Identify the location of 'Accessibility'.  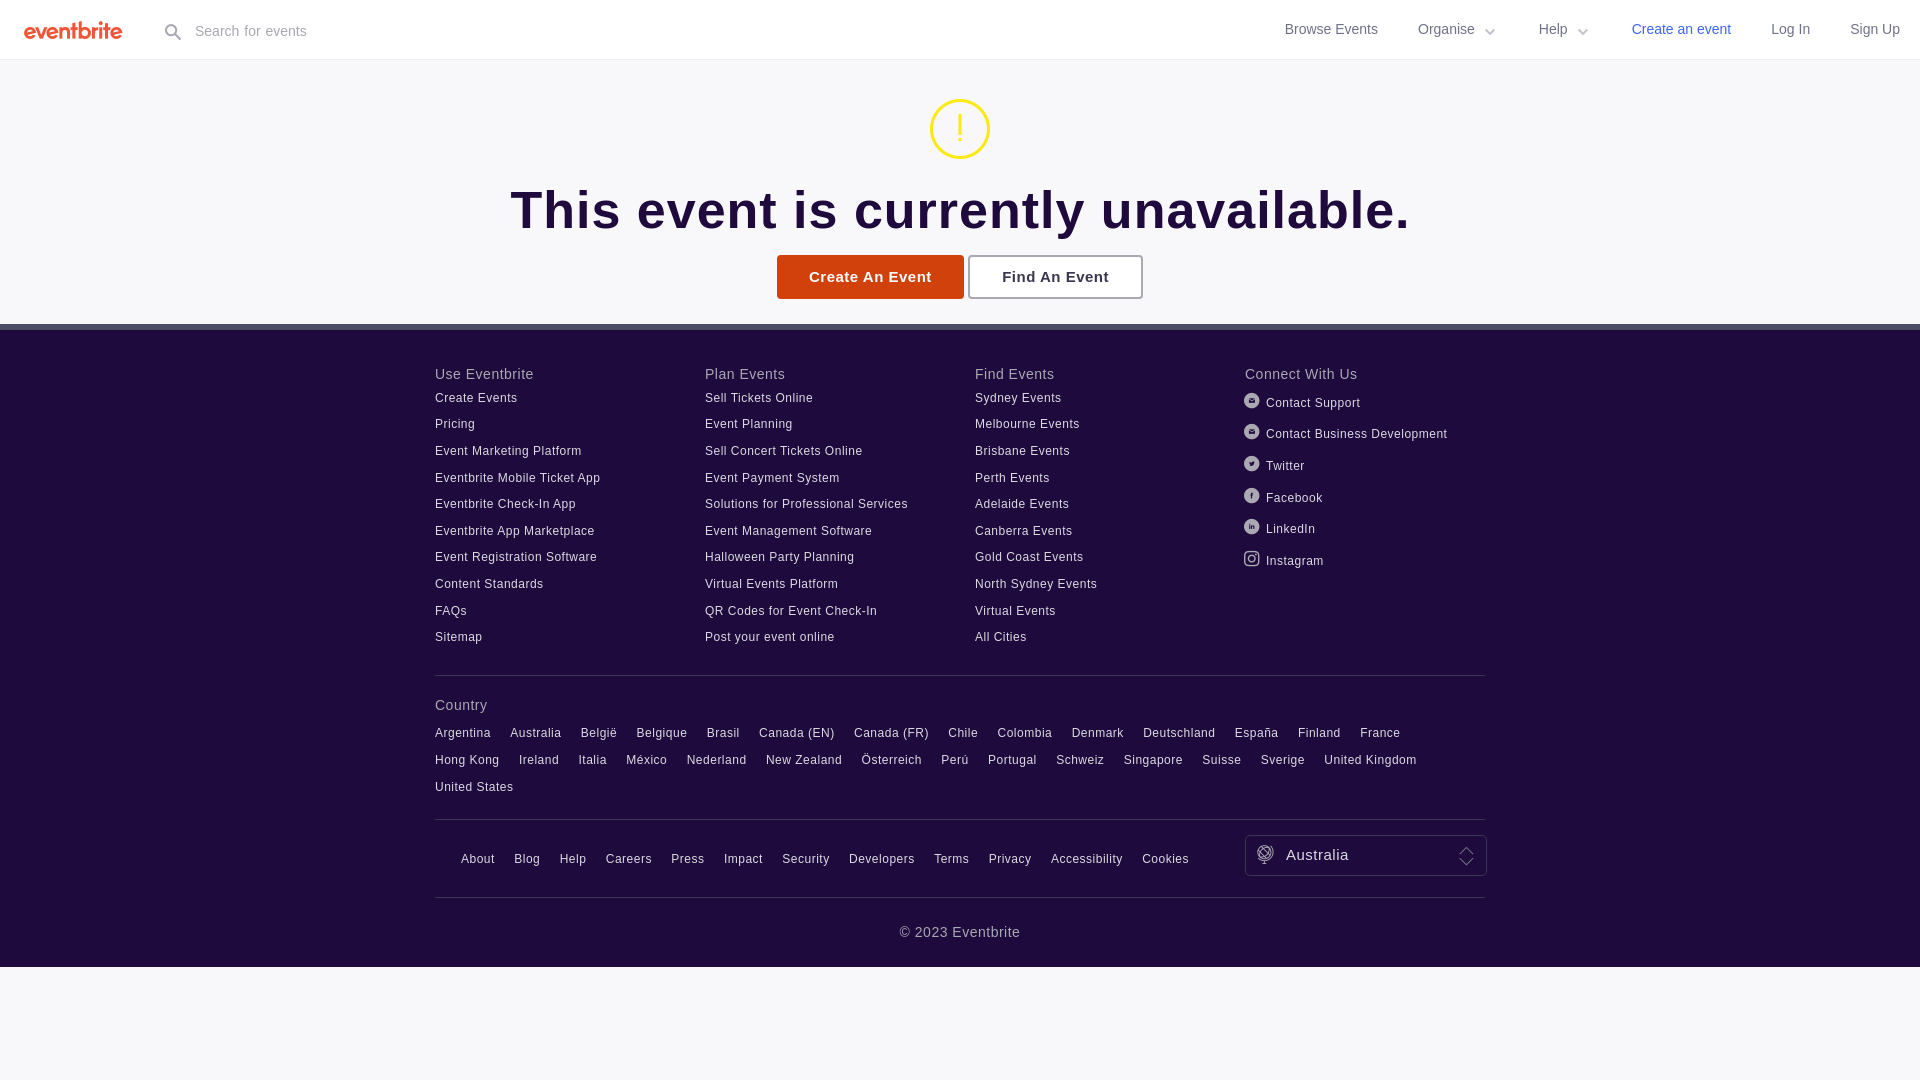
(1050, 858).